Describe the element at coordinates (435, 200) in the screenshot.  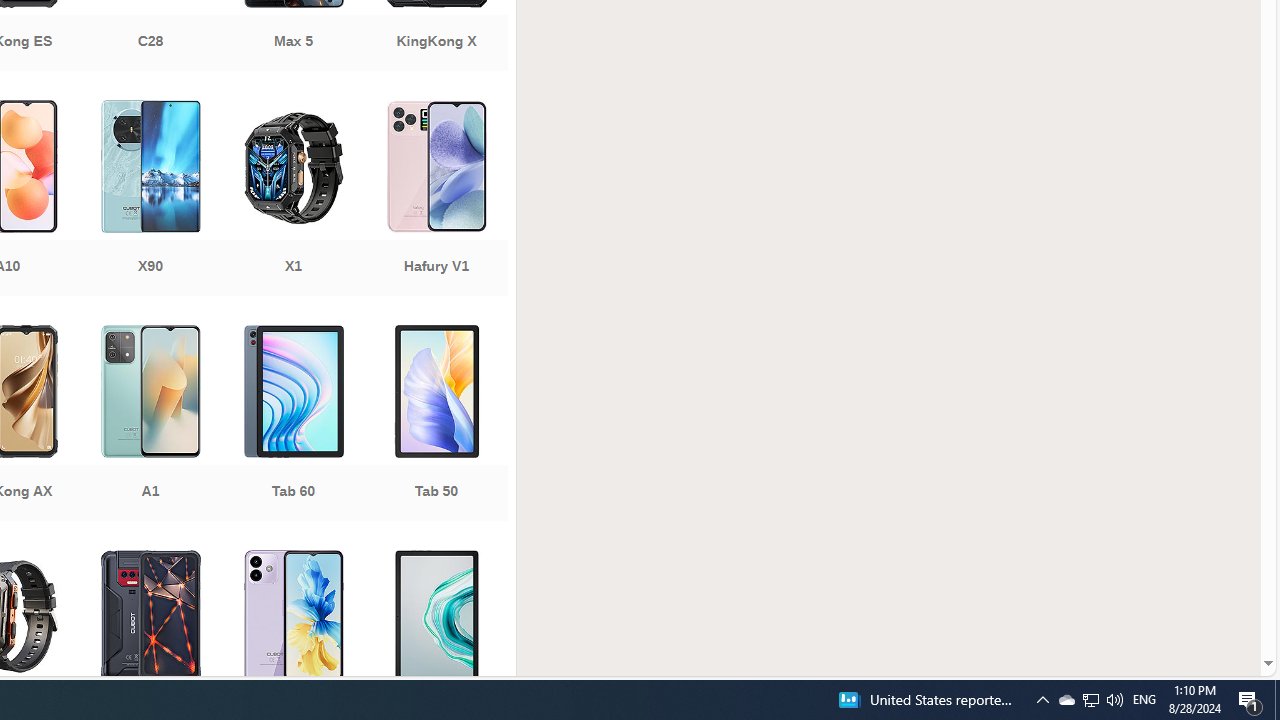
I see `'Hafury V1'` at that location.